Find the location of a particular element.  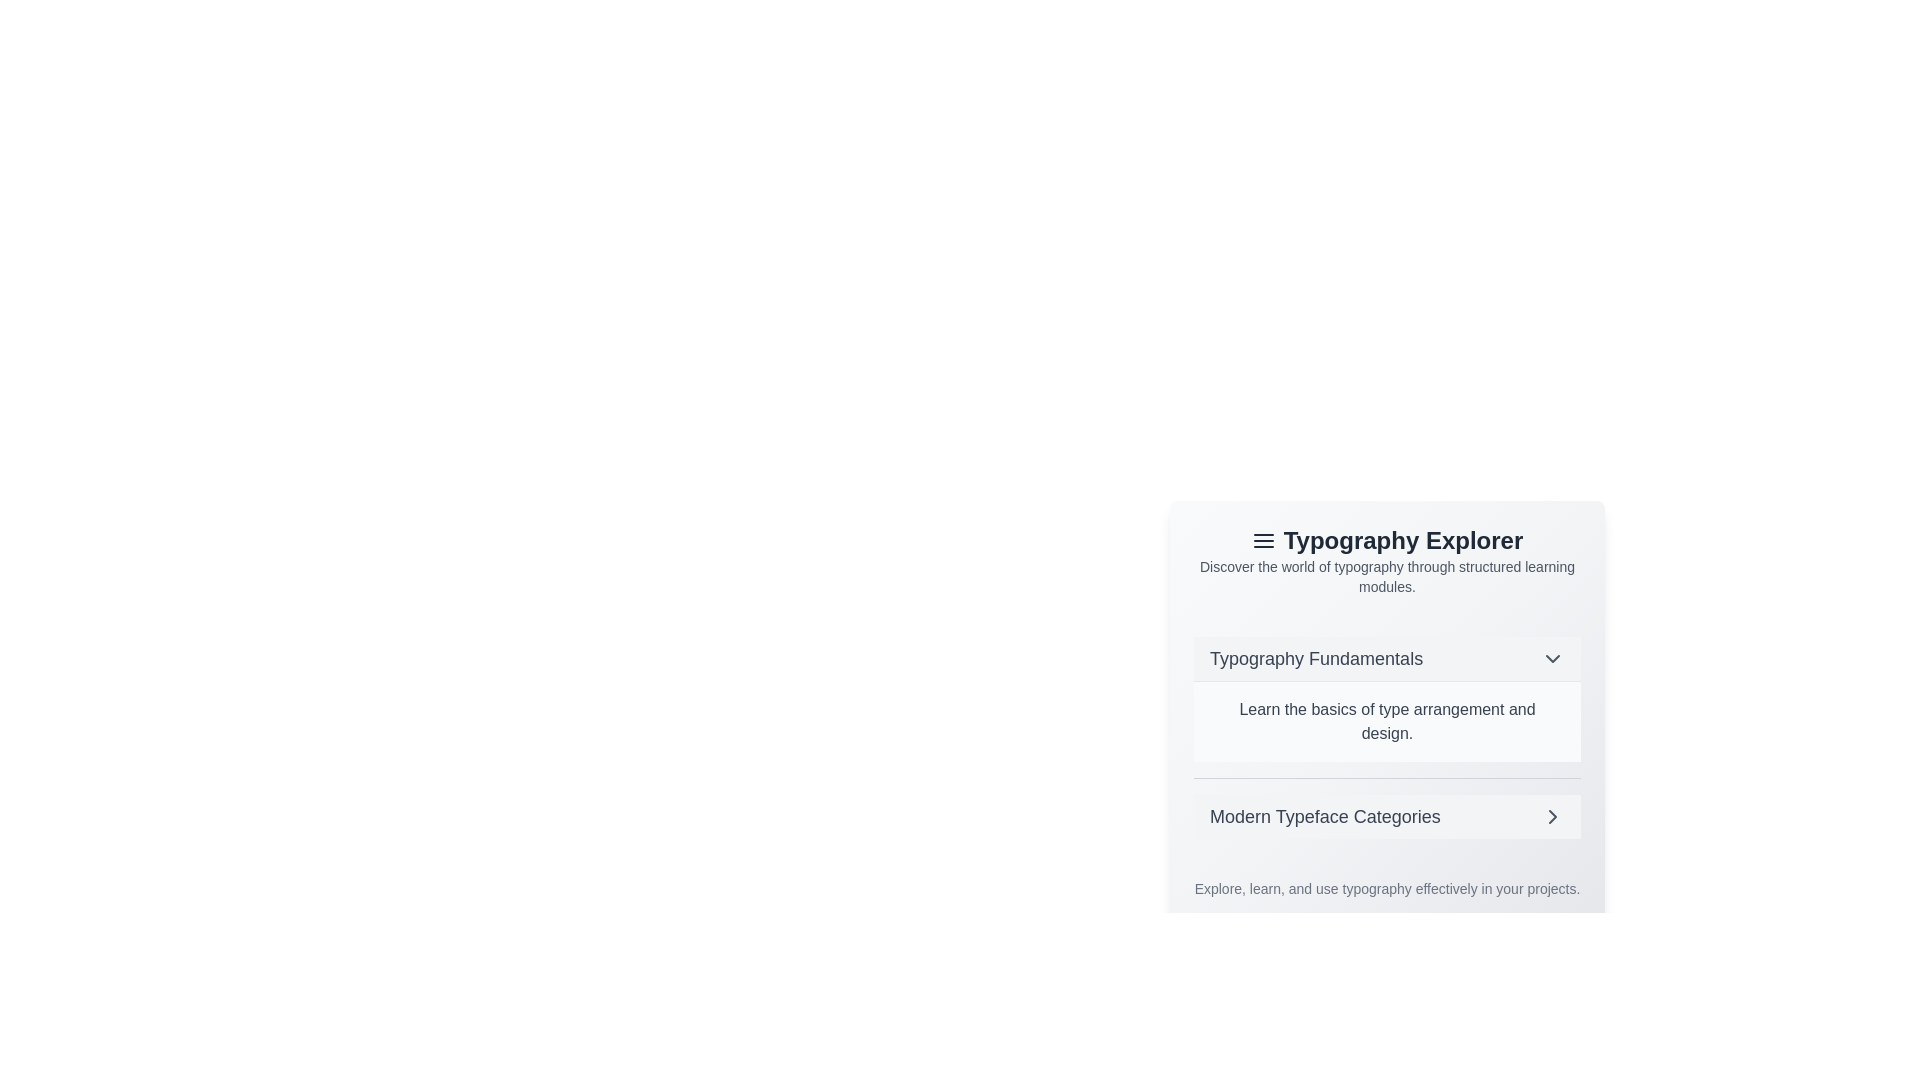

the text label displaying 'Learn the basics of type arrangement and design.' that is centrally aligned in the 'Typography Fundamentals' section is located at coordinates (1386, 721).